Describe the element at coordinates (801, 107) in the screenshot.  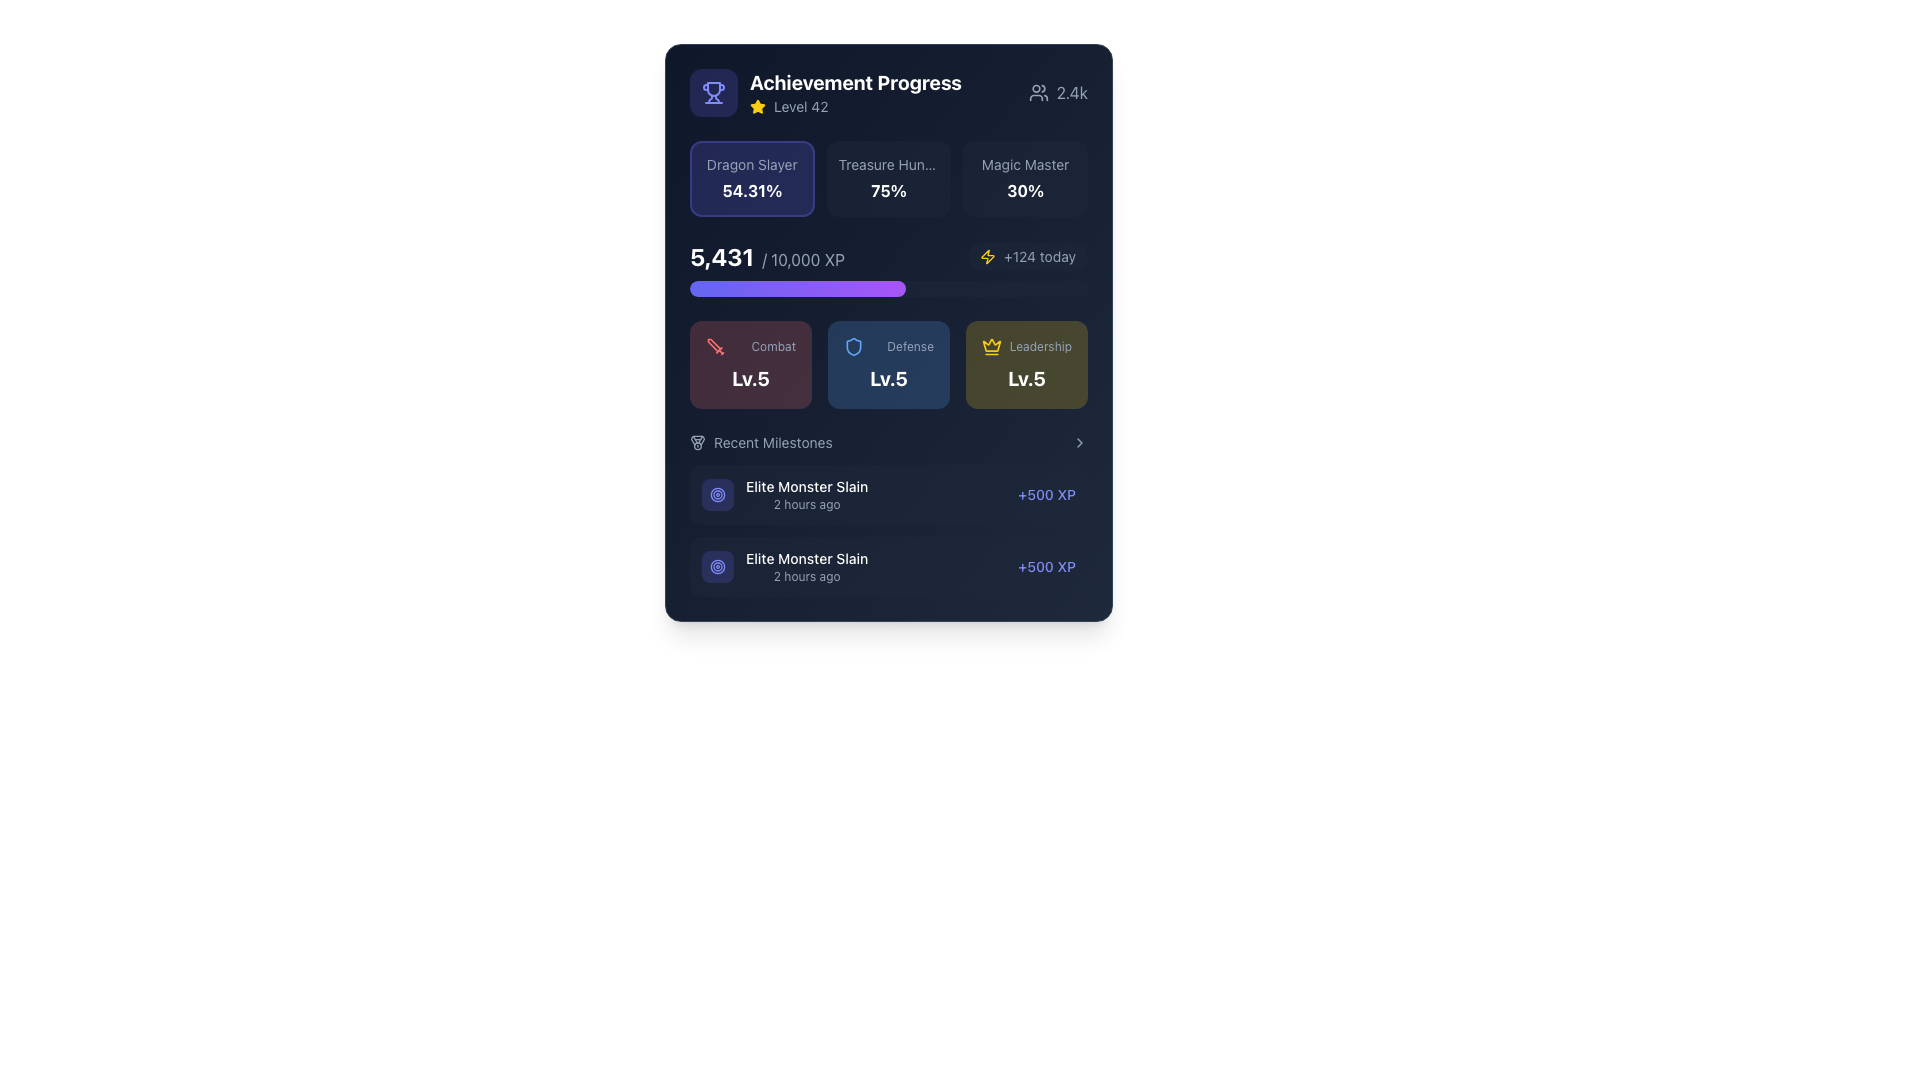
I see `the text label displaying 'Level 42', which is styled in smaller gray font and located to the right of a yellow star icon in the 'Achievement Progress' section` at that location.